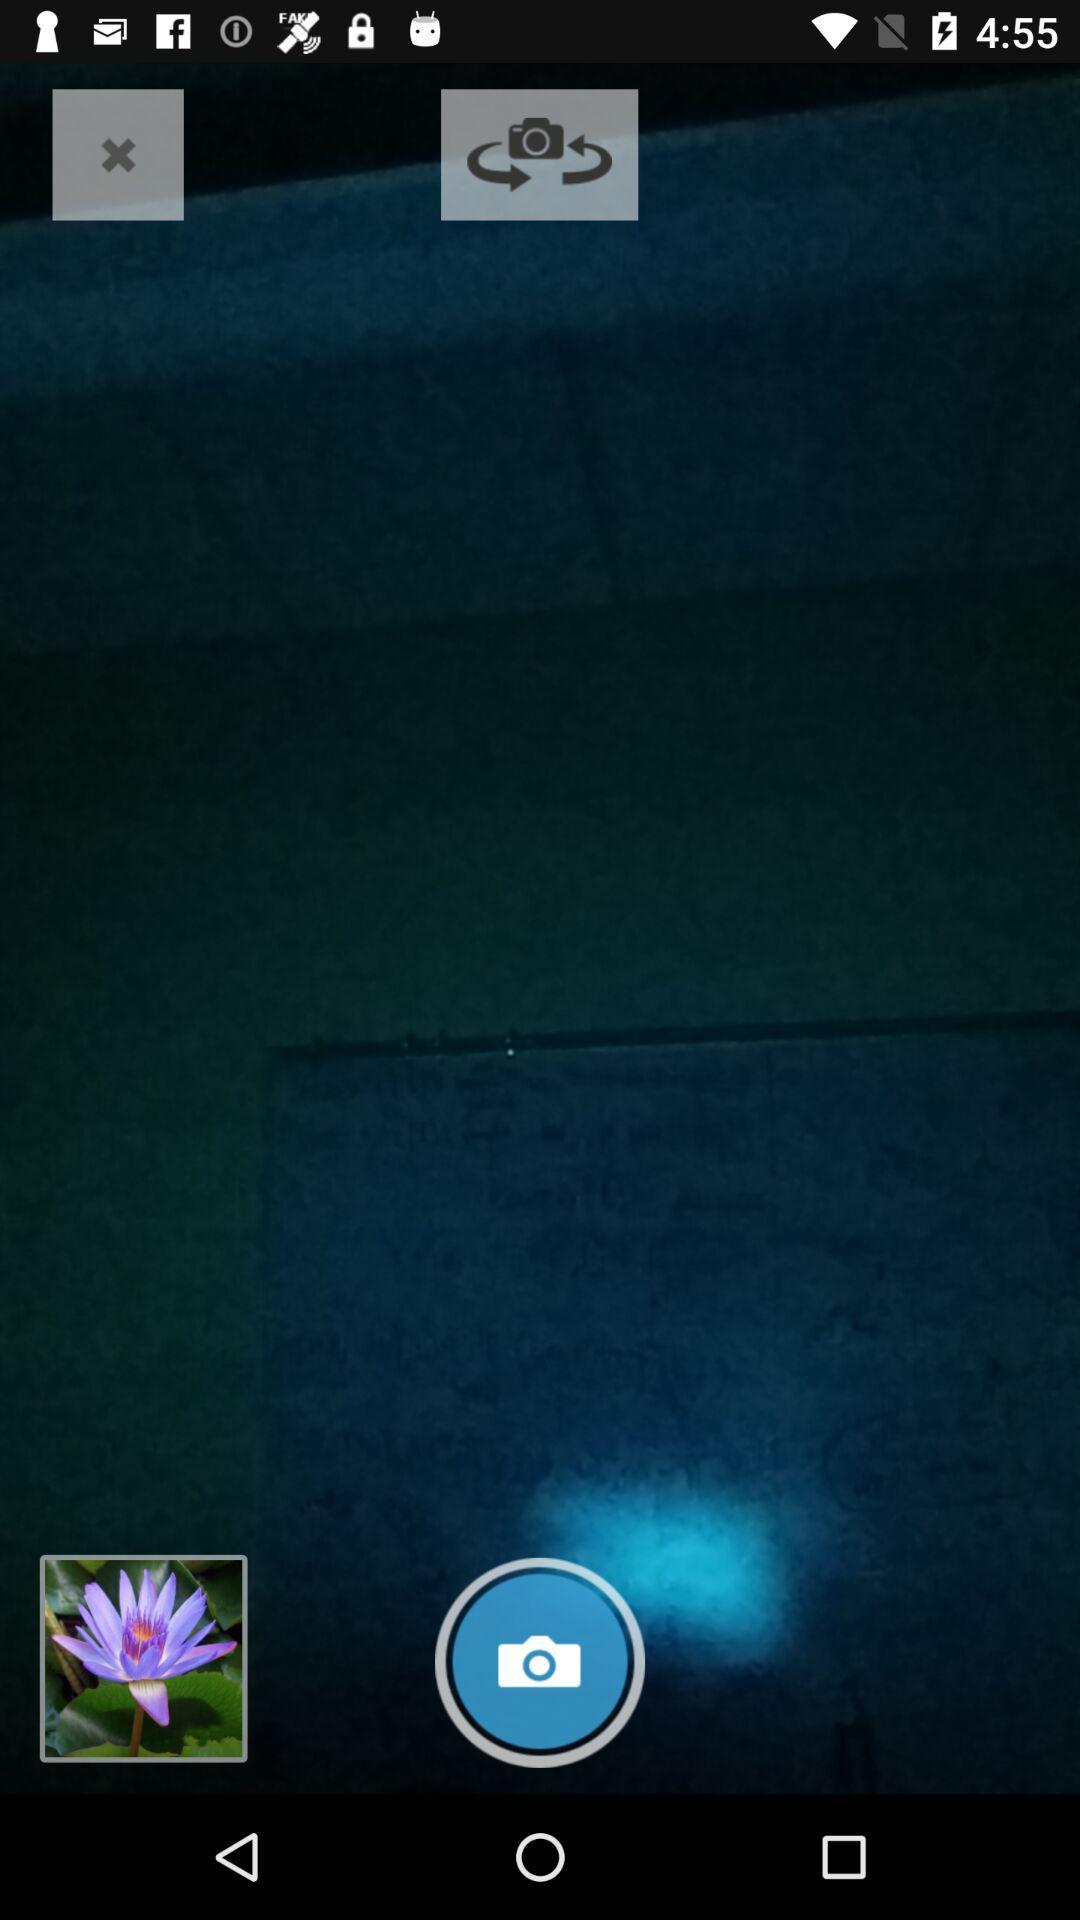 This screenshot has width=1080, height=1920. What do you see at coordinates (118, 153) in the screenshot?
I see `the app` at bounding box center [118, 153].